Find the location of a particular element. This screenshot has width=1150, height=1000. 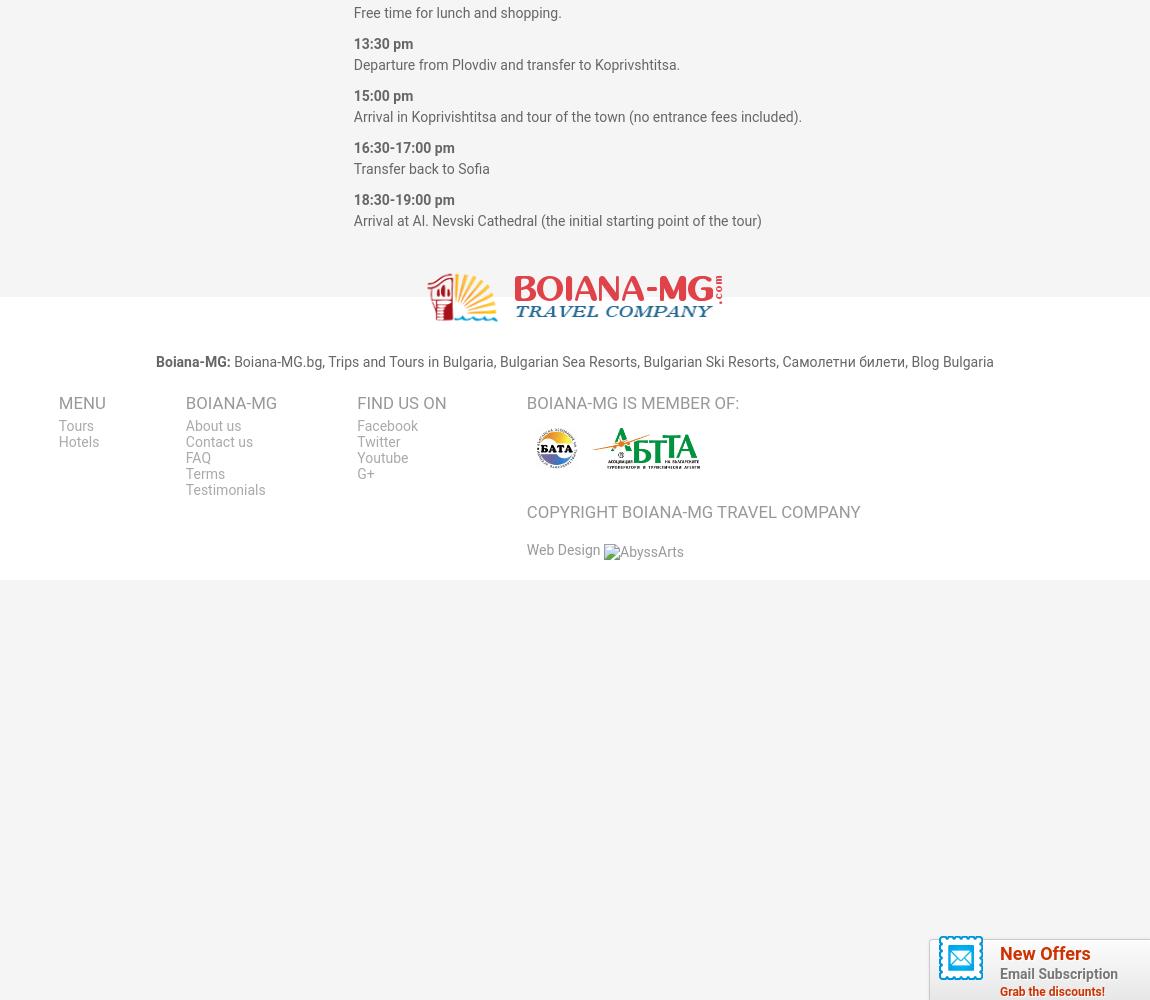

'16:30-17:00 pm' is located at coordinates (403, 148).